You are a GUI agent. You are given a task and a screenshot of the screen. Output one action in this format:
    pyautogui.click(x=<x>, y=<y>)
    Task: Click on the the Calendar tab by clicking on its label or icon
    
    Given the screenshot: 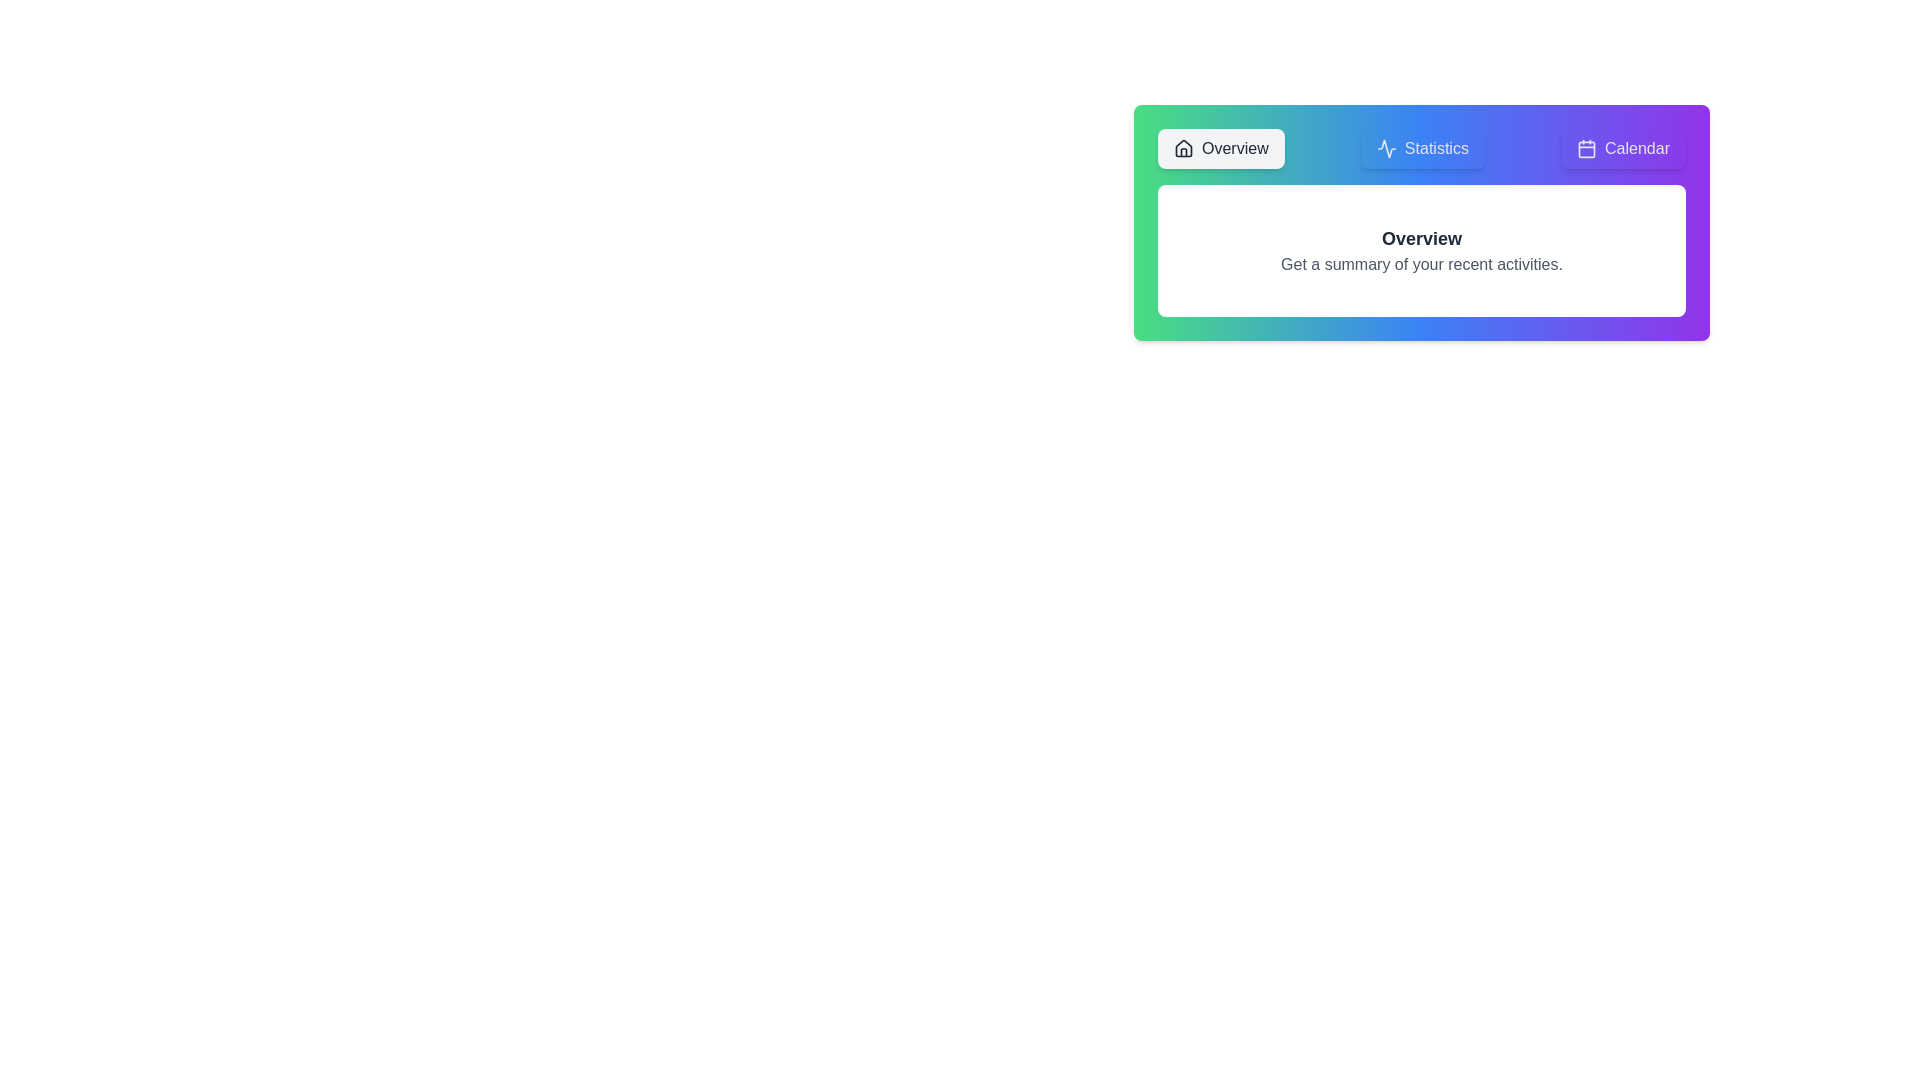 What is the action you would take?
    pyautogui.click(x=1623, y=148)
    